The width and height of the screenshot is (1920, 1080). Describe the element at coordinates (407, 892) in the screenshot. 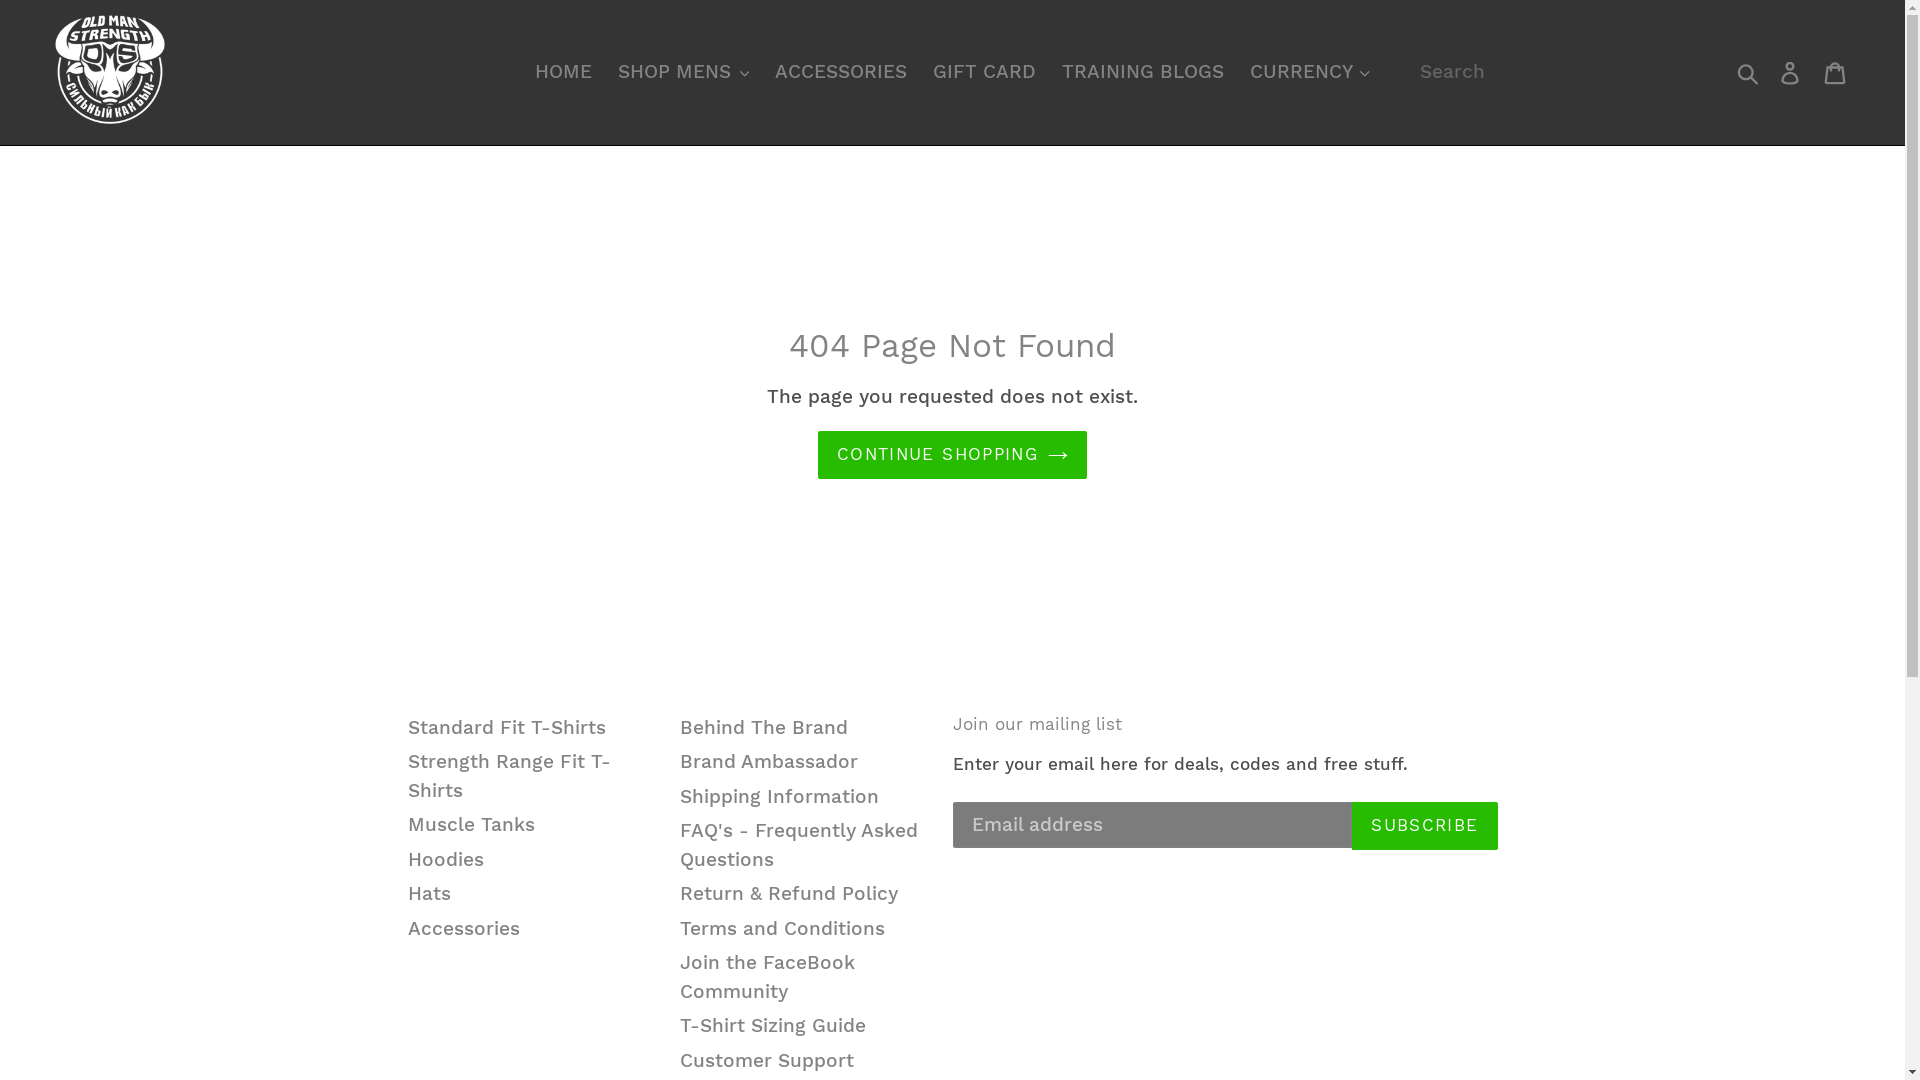

I see `'Hats'` at that location.